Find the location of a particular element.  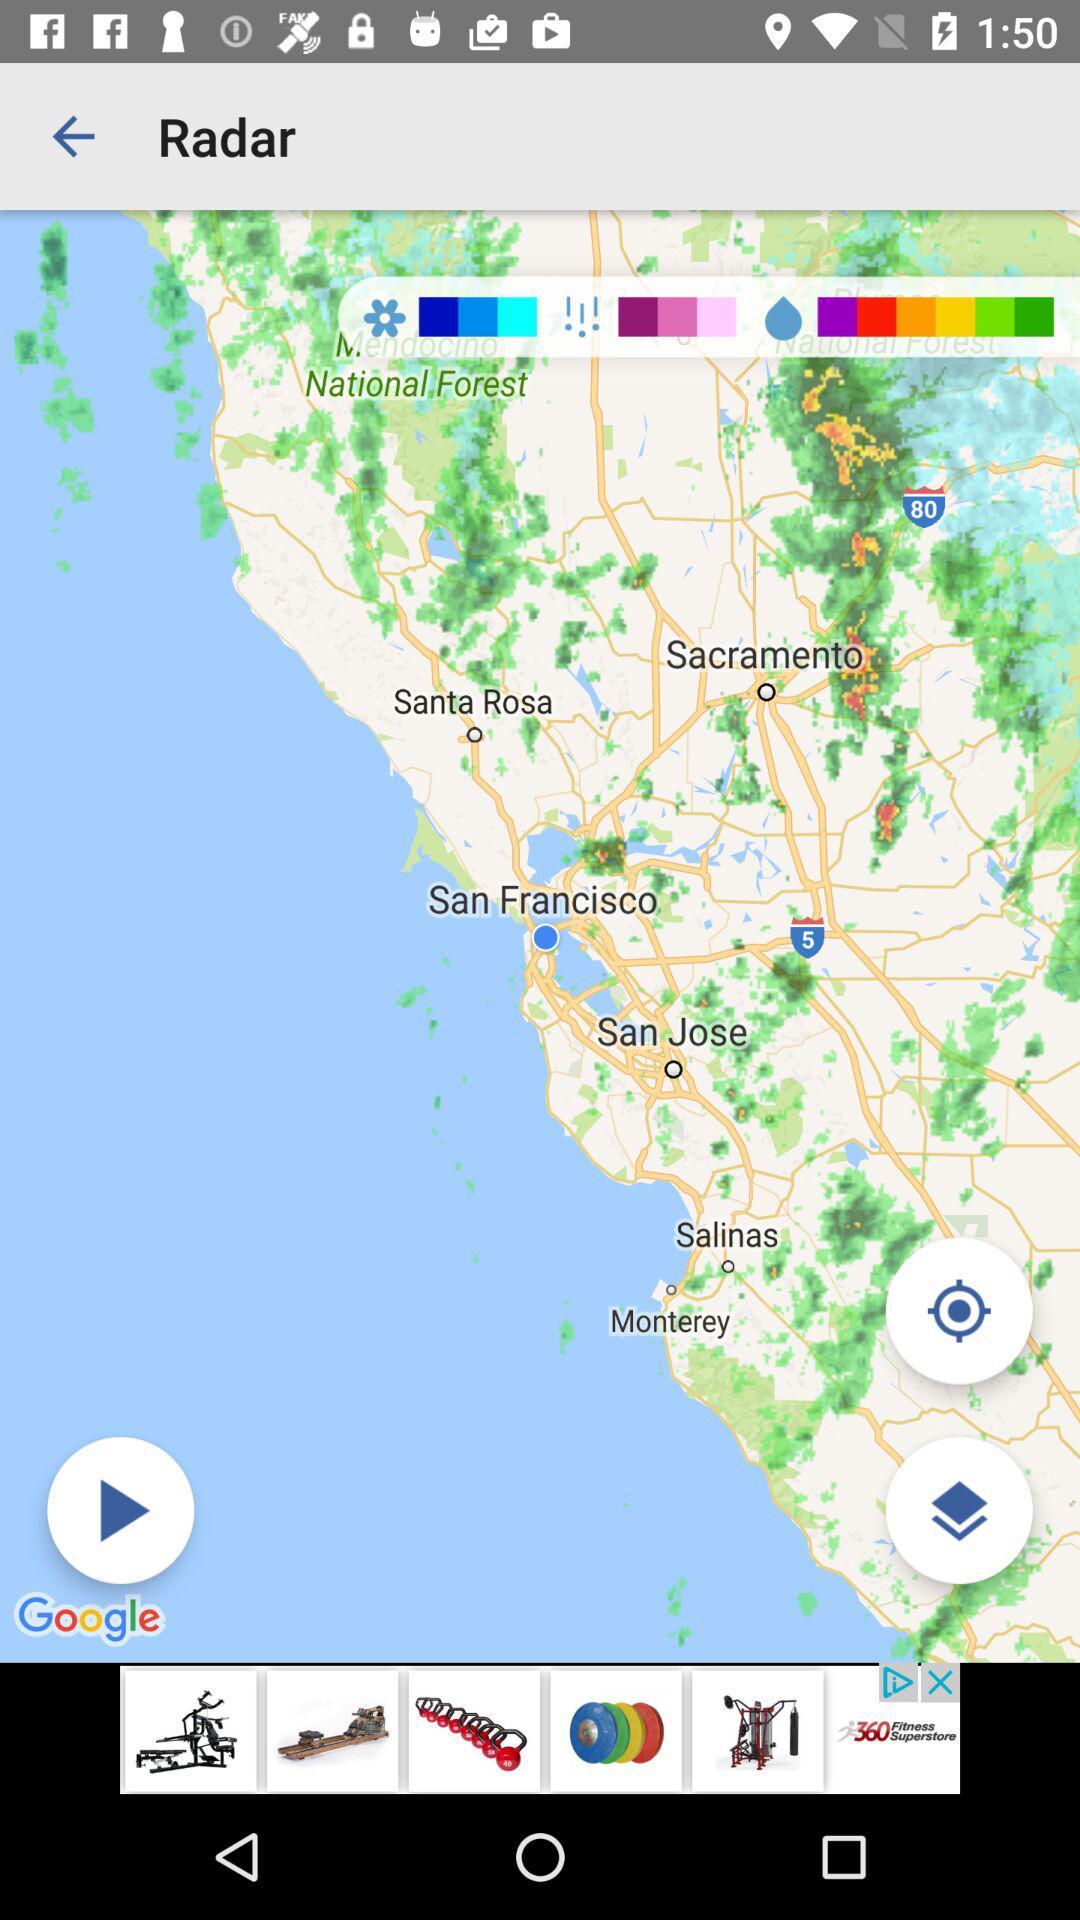

go forward is located at coordinates (120, 1510).